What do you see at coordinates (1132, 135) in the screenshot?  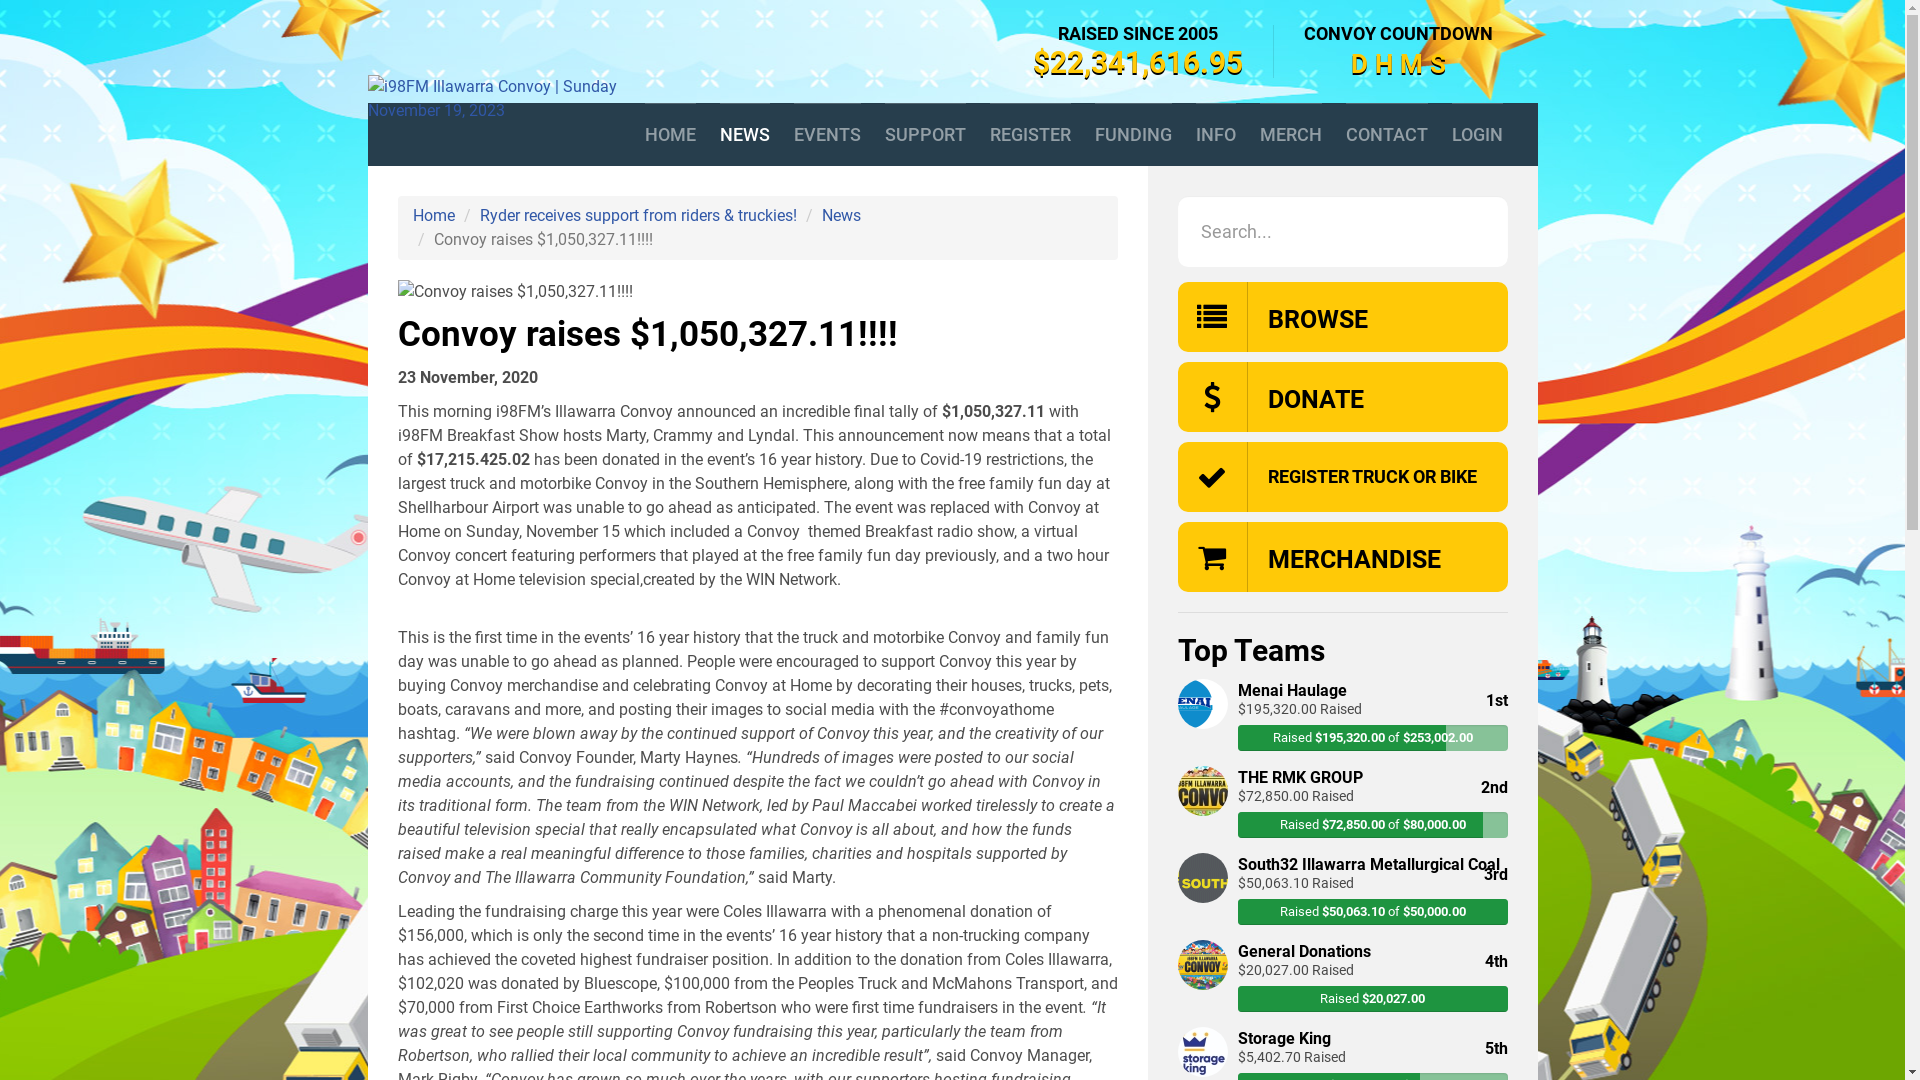 I see `'FUNDING'` at bounding box center [1132, 135].